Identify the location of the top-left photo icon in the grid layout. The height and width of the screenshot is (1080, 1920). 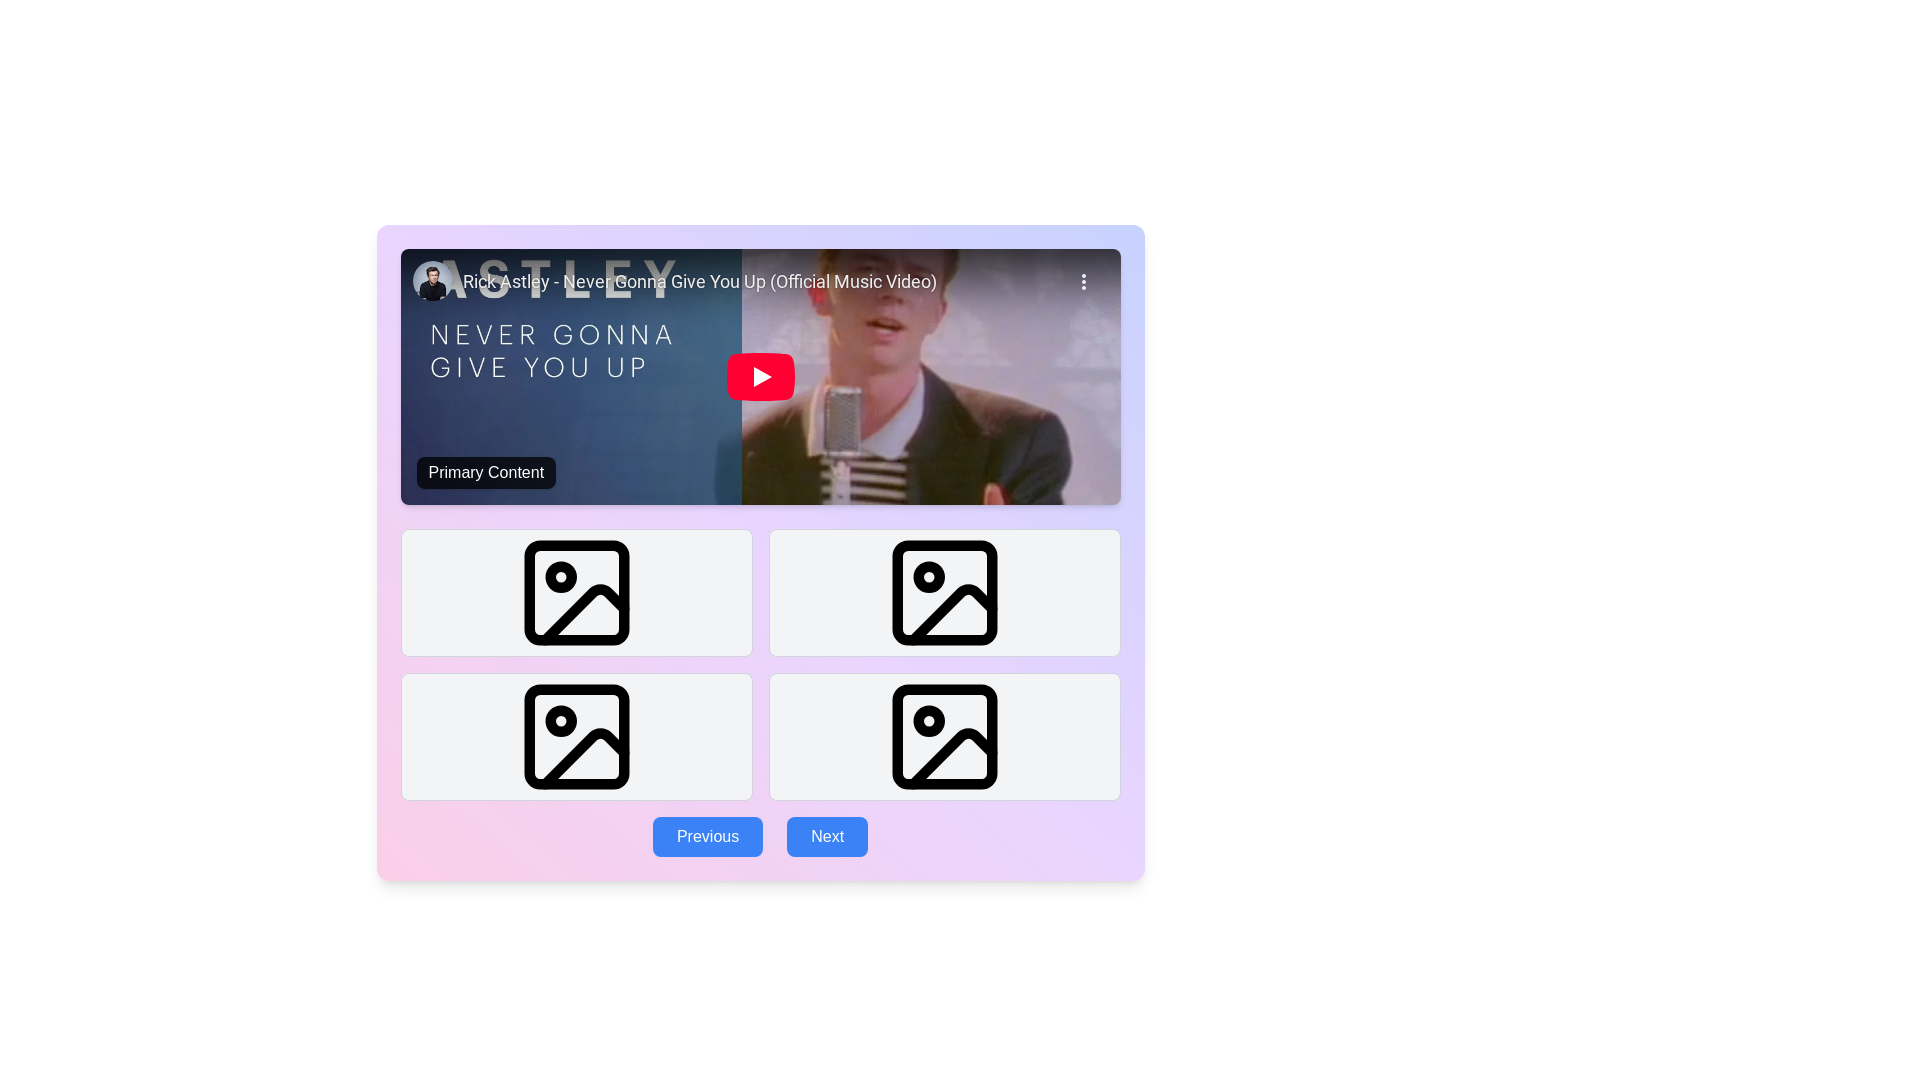
(575, 592).